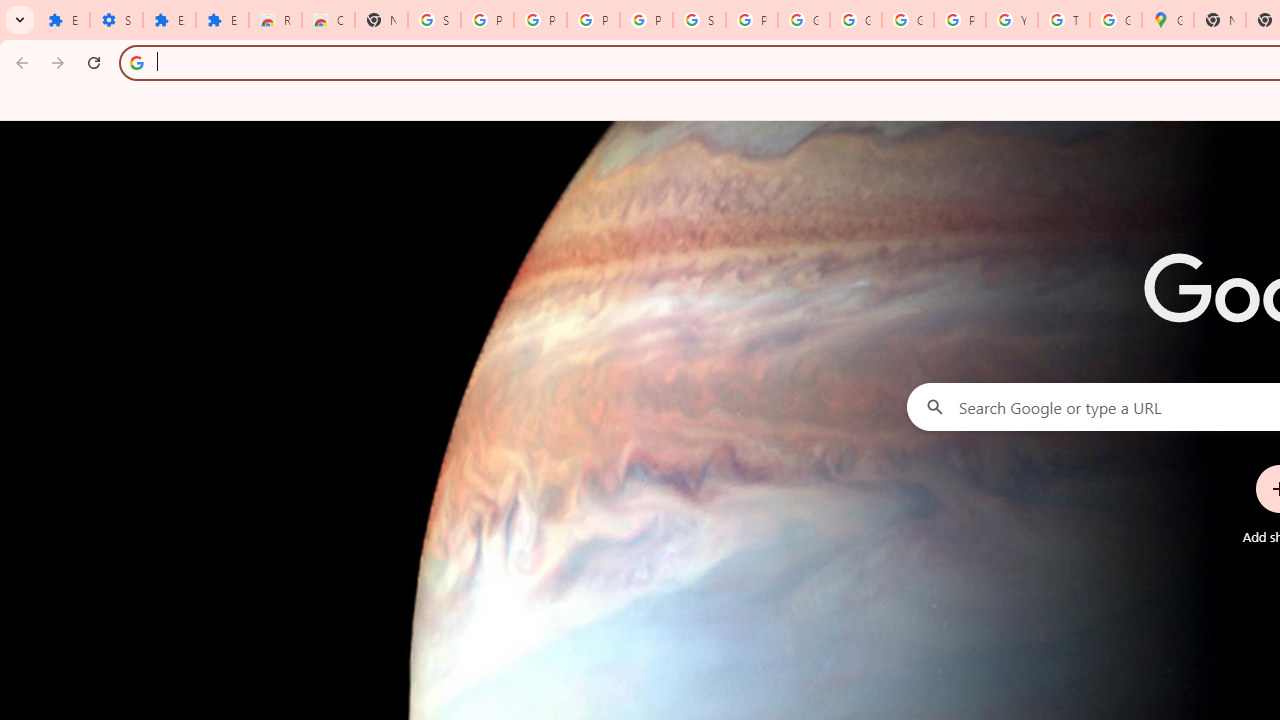 The height and width of the screenshot is (720, 1280). Describe the element at coordinates (222, 20) in the screenshot. I see `'Extensions'` at that location.